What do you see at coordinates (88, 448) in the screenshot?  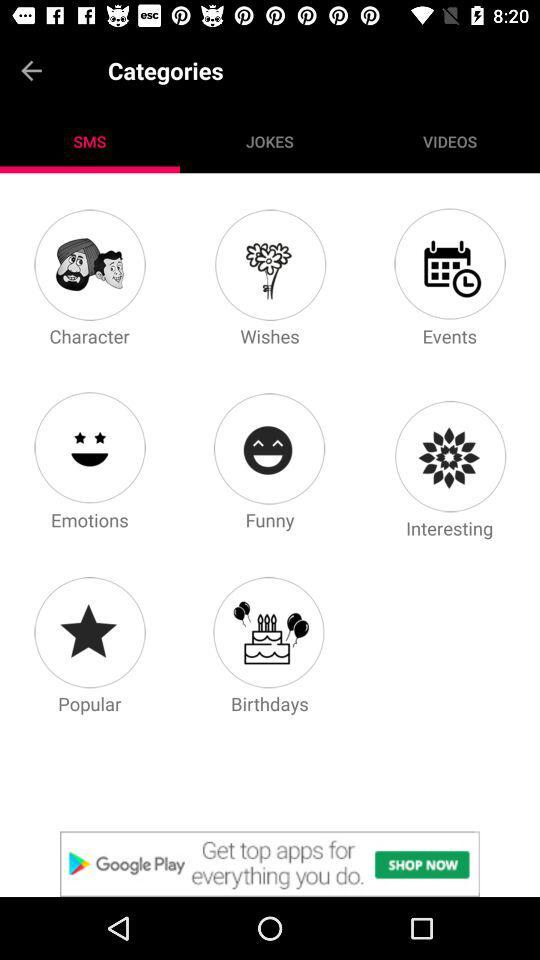 I see `category` at bounding box center [88, 448].